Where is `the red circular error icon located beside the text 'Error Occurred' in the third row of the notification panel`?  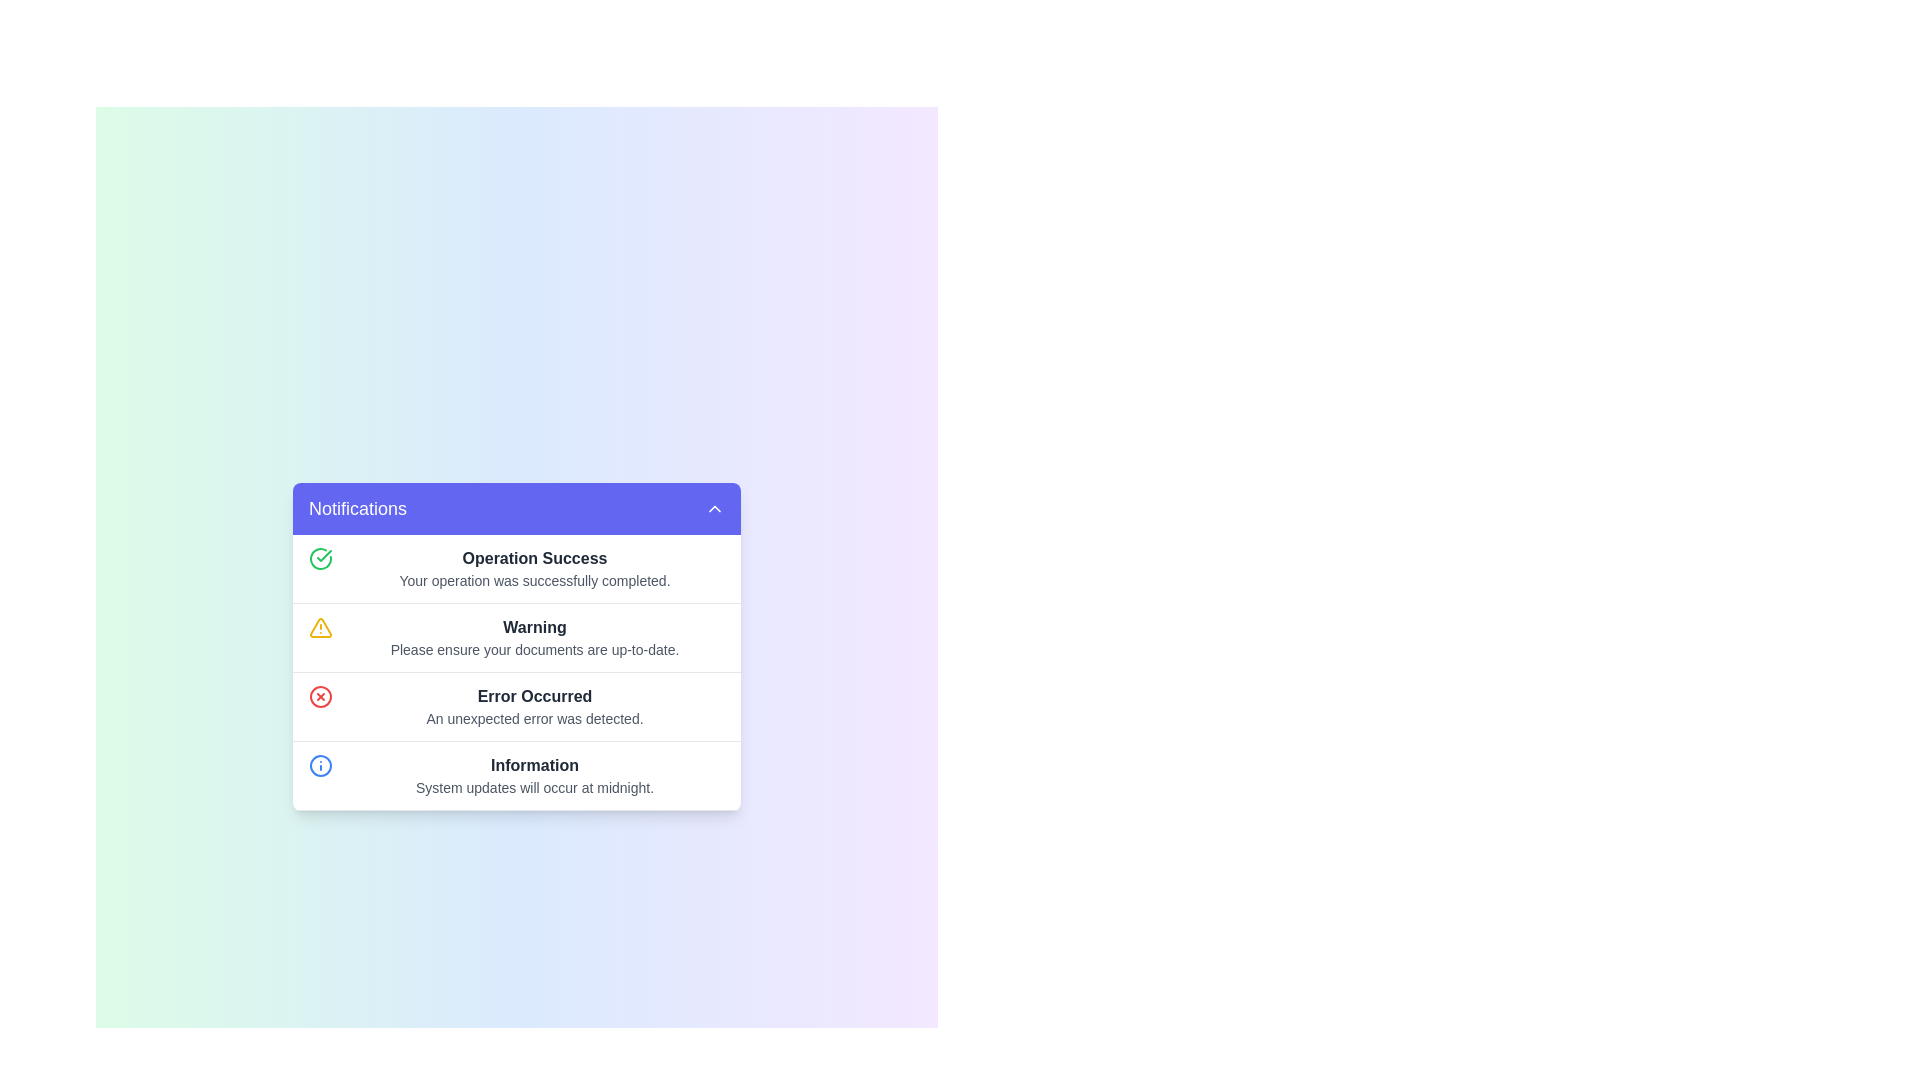
the red circular error icon located beside the text 'Error Occurred' in the third row of the notification panel is located at coordinates (321, 696).